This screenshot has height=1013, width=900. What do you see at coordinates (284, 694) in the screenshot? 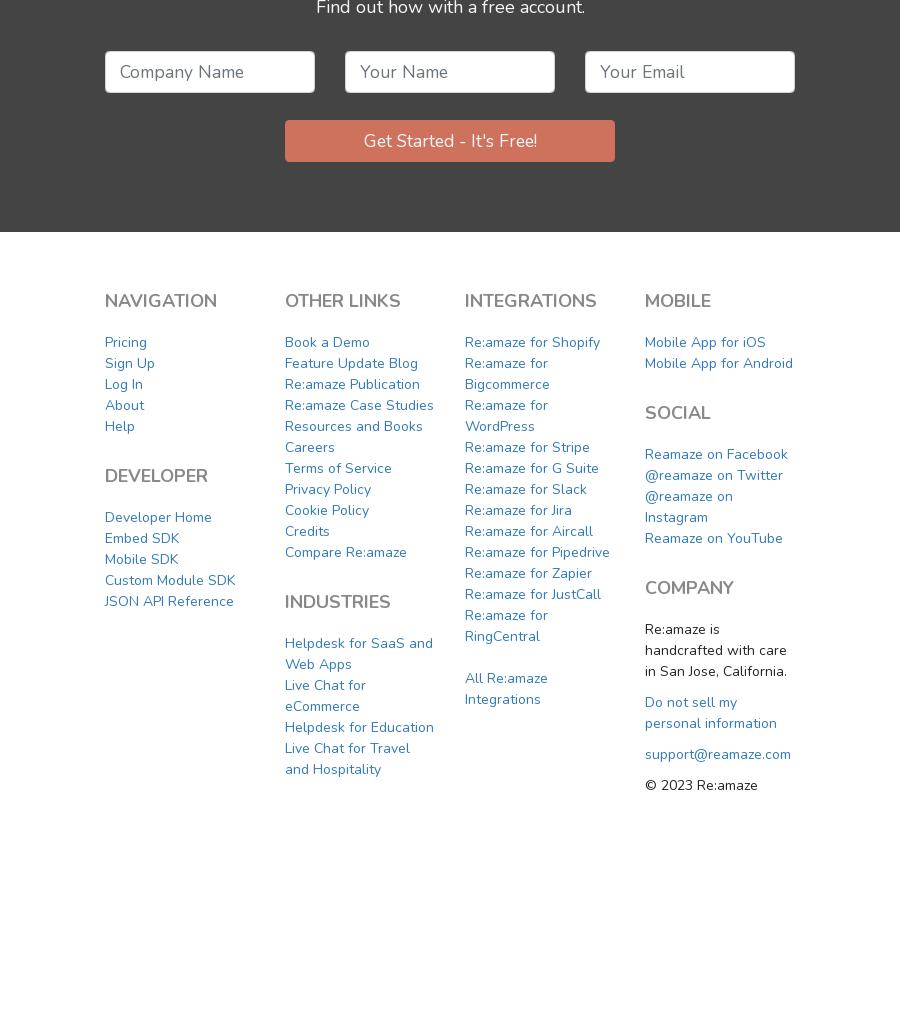
I see `'Live Chat for eCommerce'` at bounding box center [284, 694].